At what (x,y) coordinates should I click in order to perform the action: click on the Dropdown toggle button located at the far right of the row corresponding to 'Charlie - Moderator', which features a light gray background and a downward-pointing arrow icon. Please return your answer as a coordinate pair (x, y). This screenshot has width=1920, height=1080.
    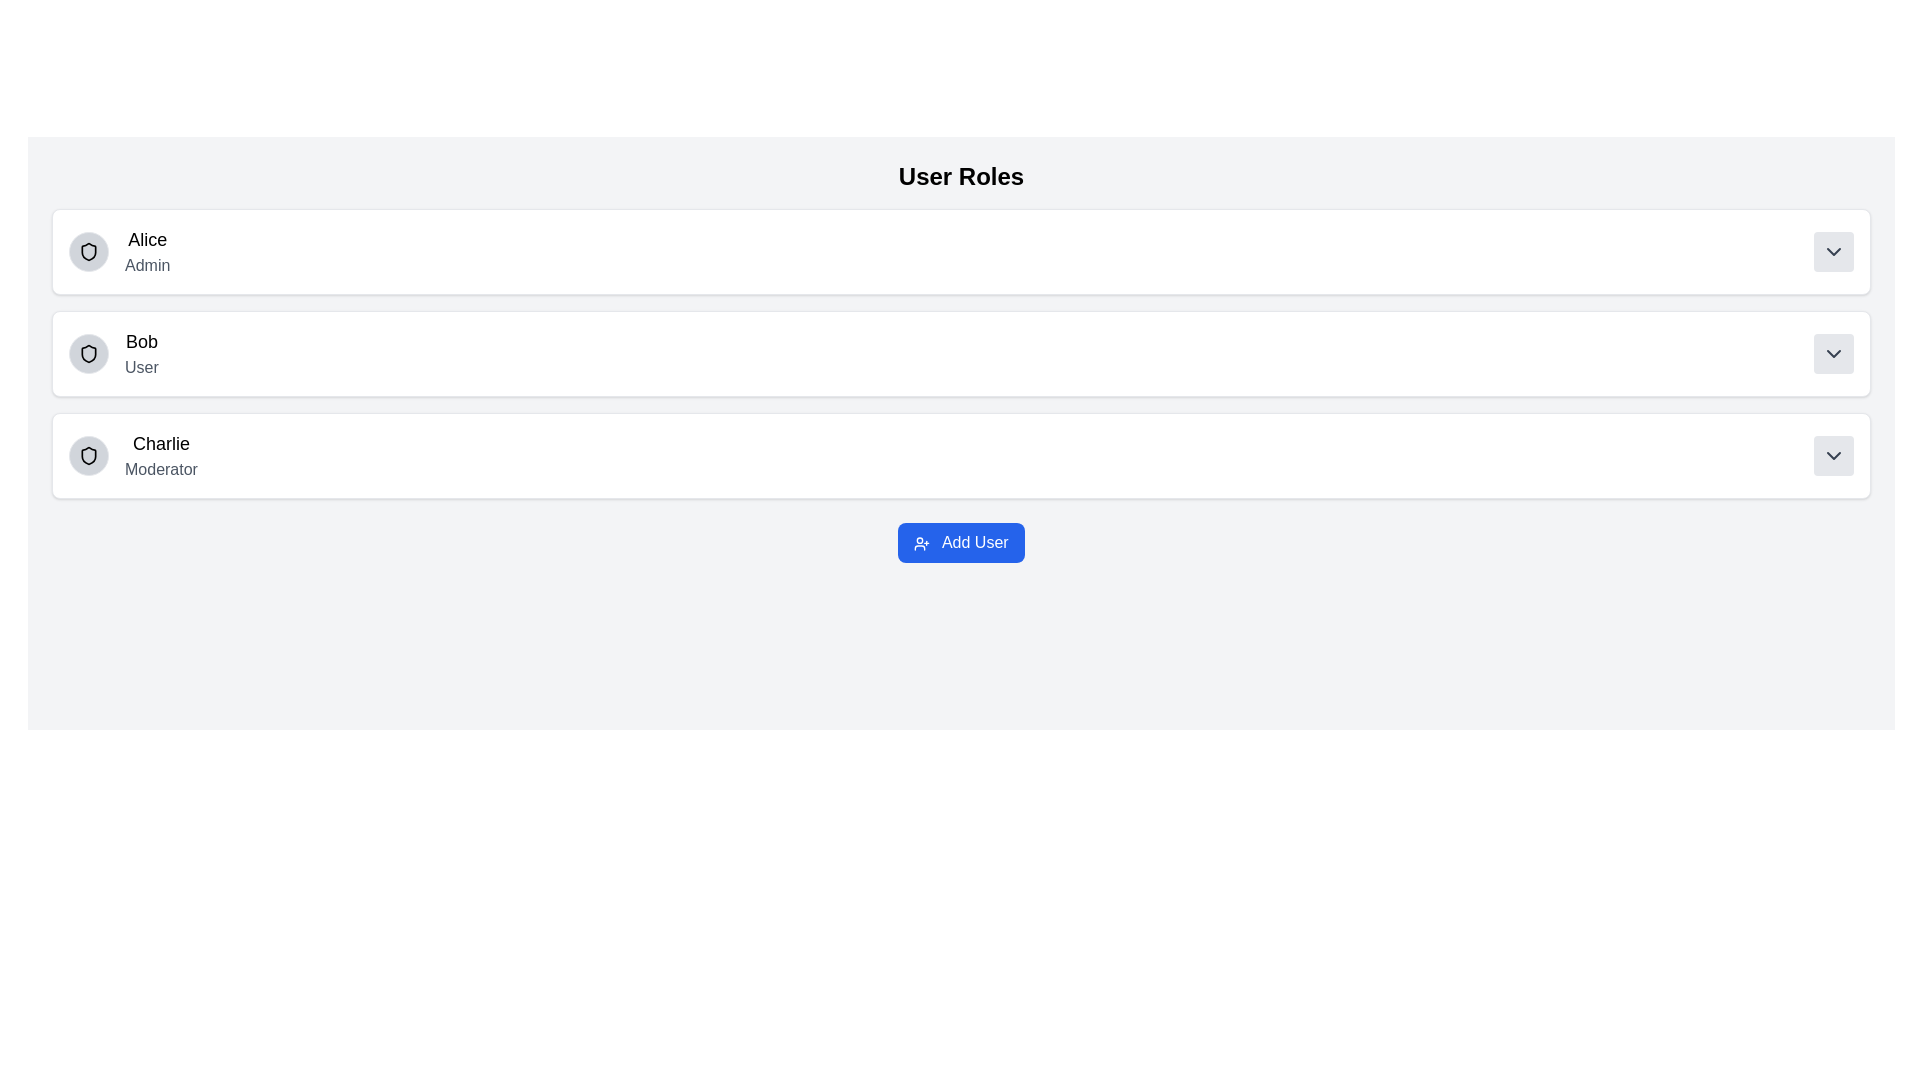
    Looking at the image, I should click on (1833, 455).